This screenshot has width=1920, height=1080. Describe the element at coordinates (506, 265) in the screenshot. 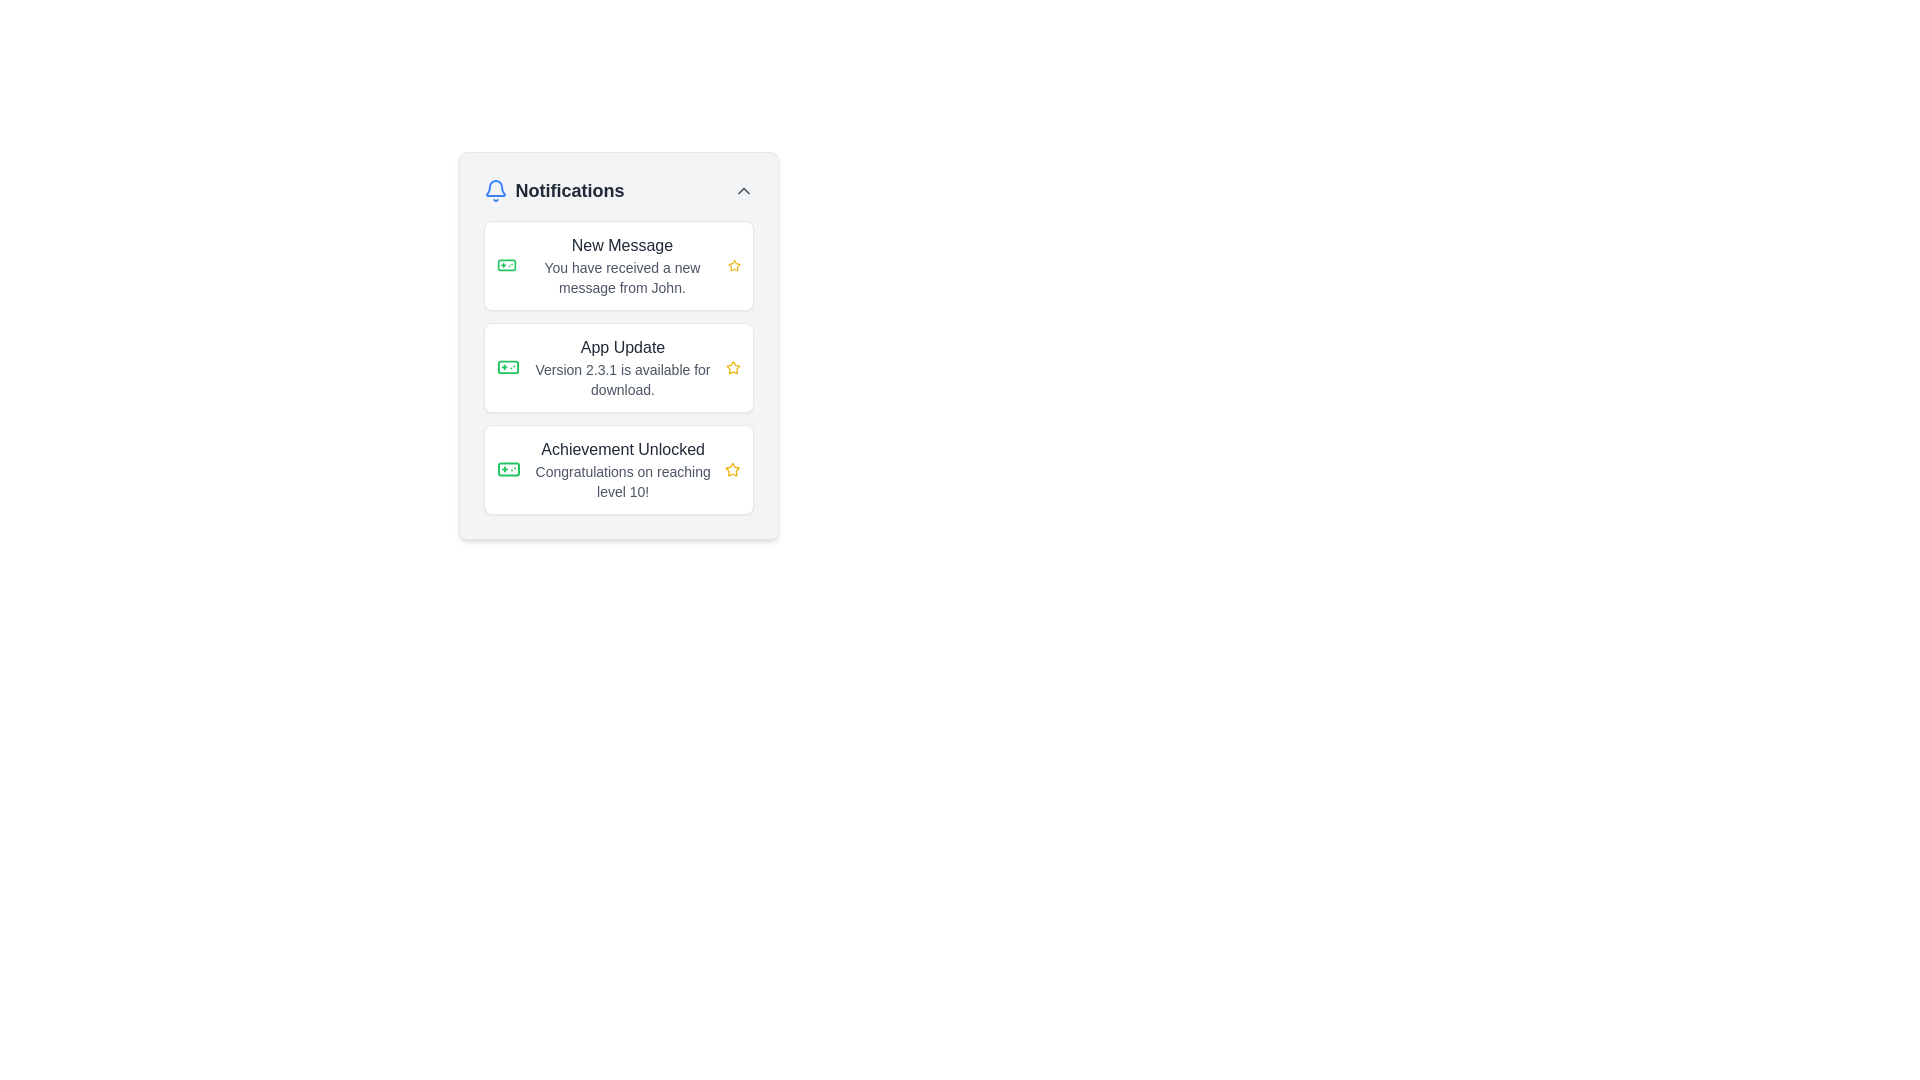

I see `the game controller icon with a green outline located to the left of the 'New Message' text in the notification card for additional information` at that location.